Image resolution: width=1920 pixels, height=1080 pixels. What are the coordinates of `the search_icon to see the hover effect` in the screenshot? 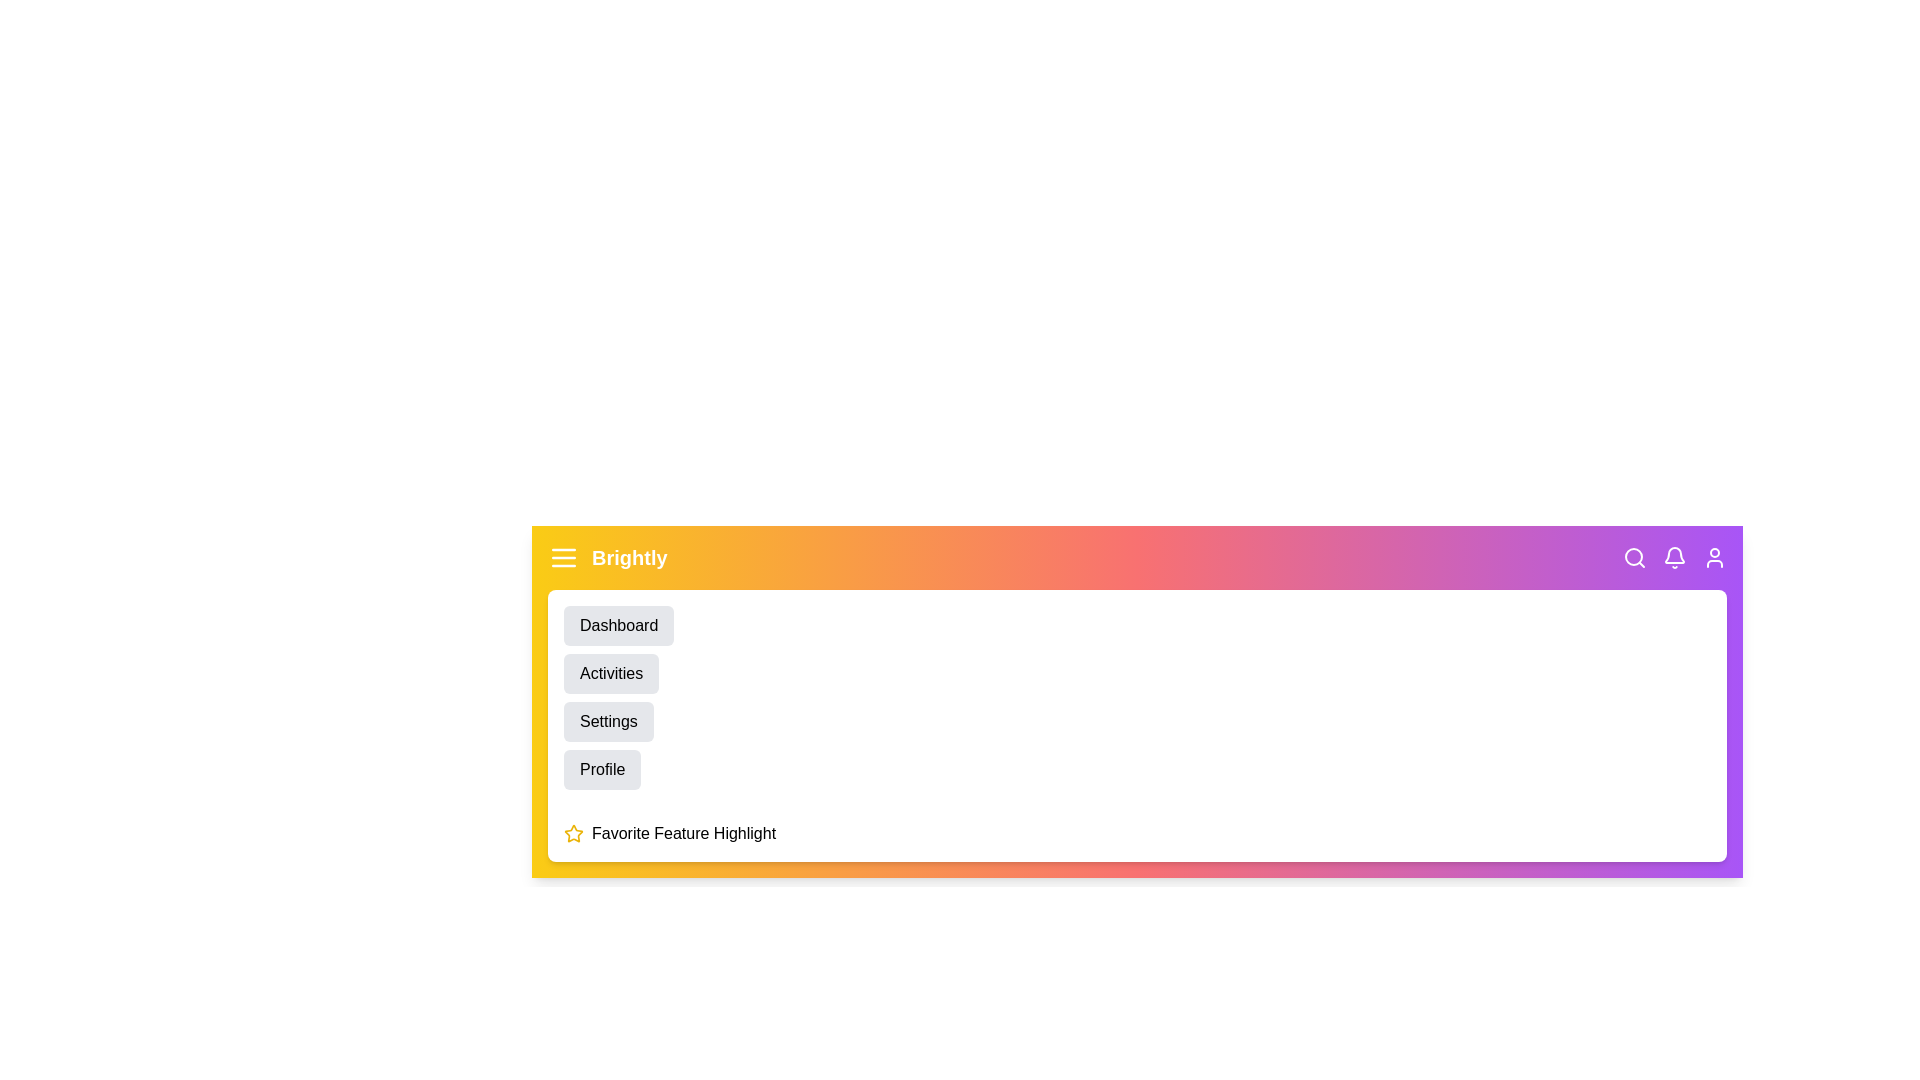 It's located at (1635, 558).